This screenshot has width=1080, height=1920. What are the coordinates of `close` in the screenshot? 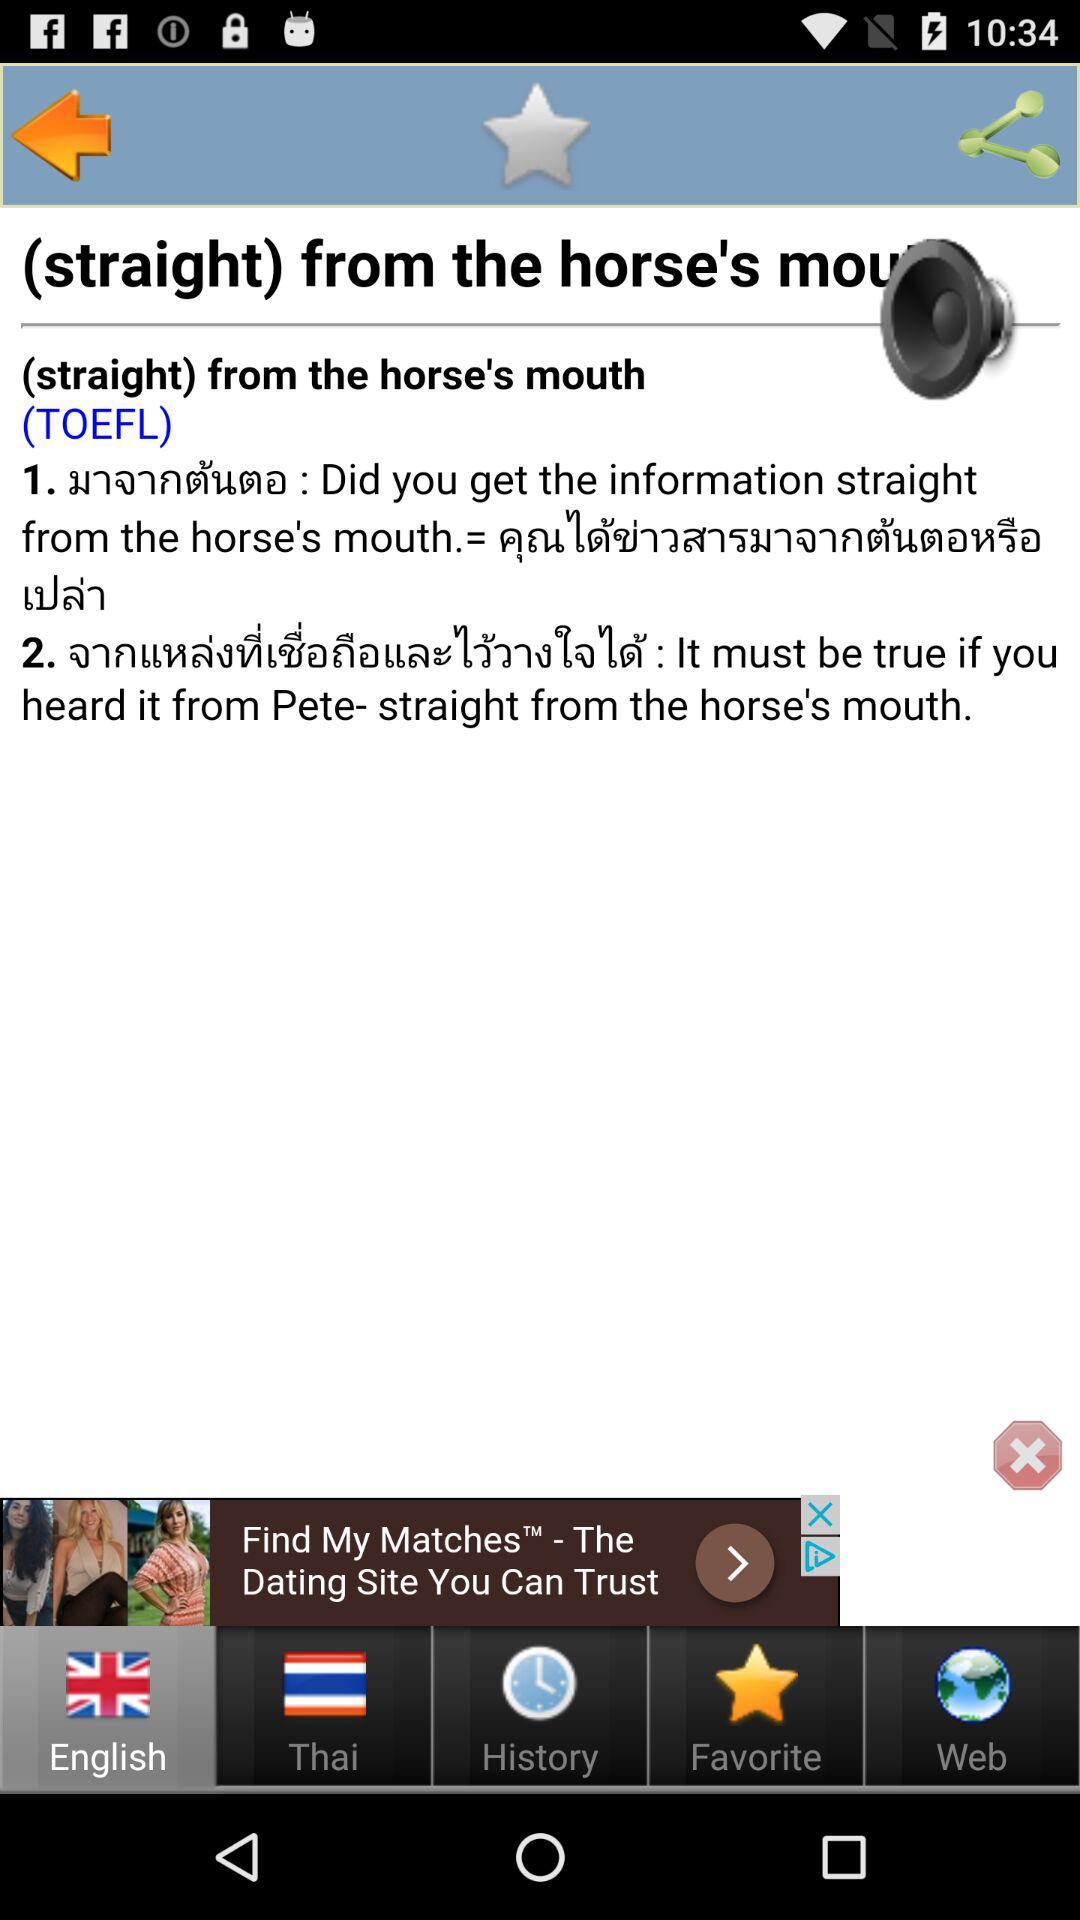 It's located at (1027, 1456).